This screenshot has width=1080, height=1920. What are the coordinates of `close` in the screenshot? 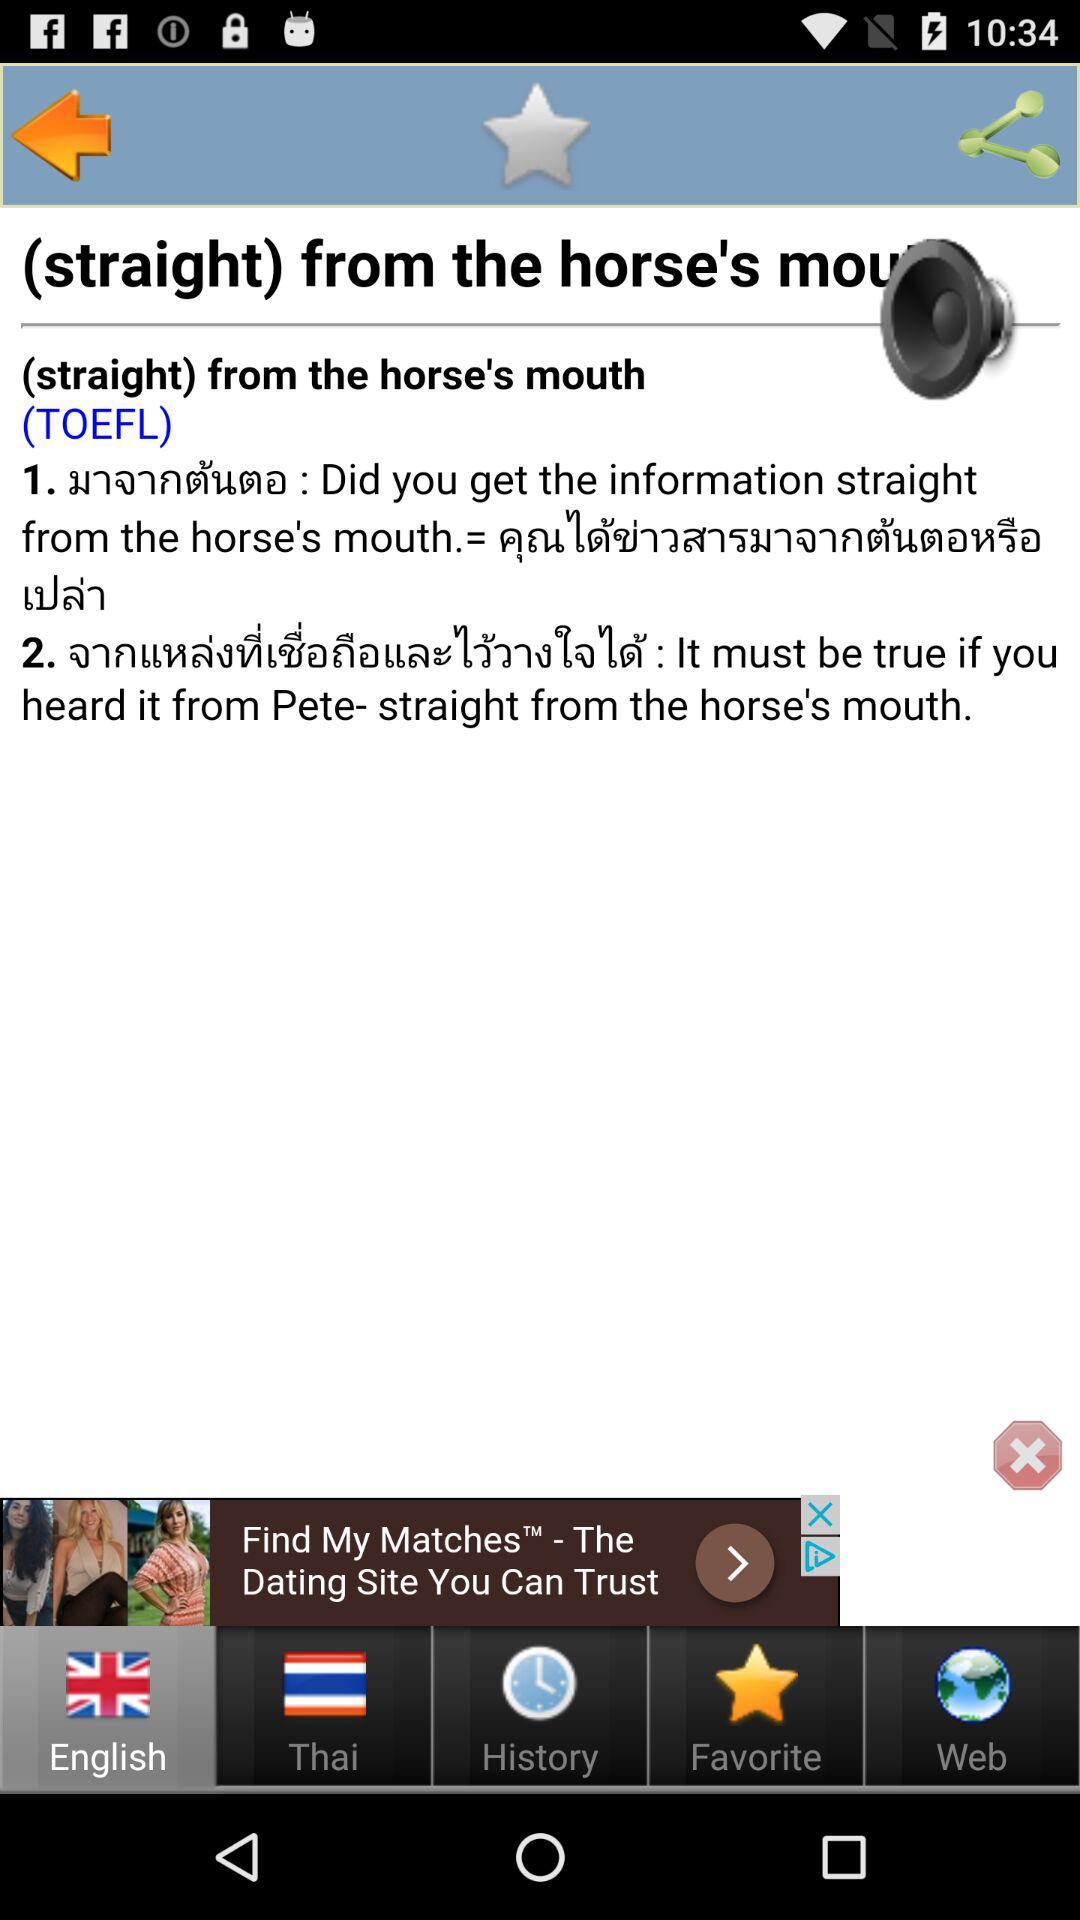 It's located at (1027, 1456).